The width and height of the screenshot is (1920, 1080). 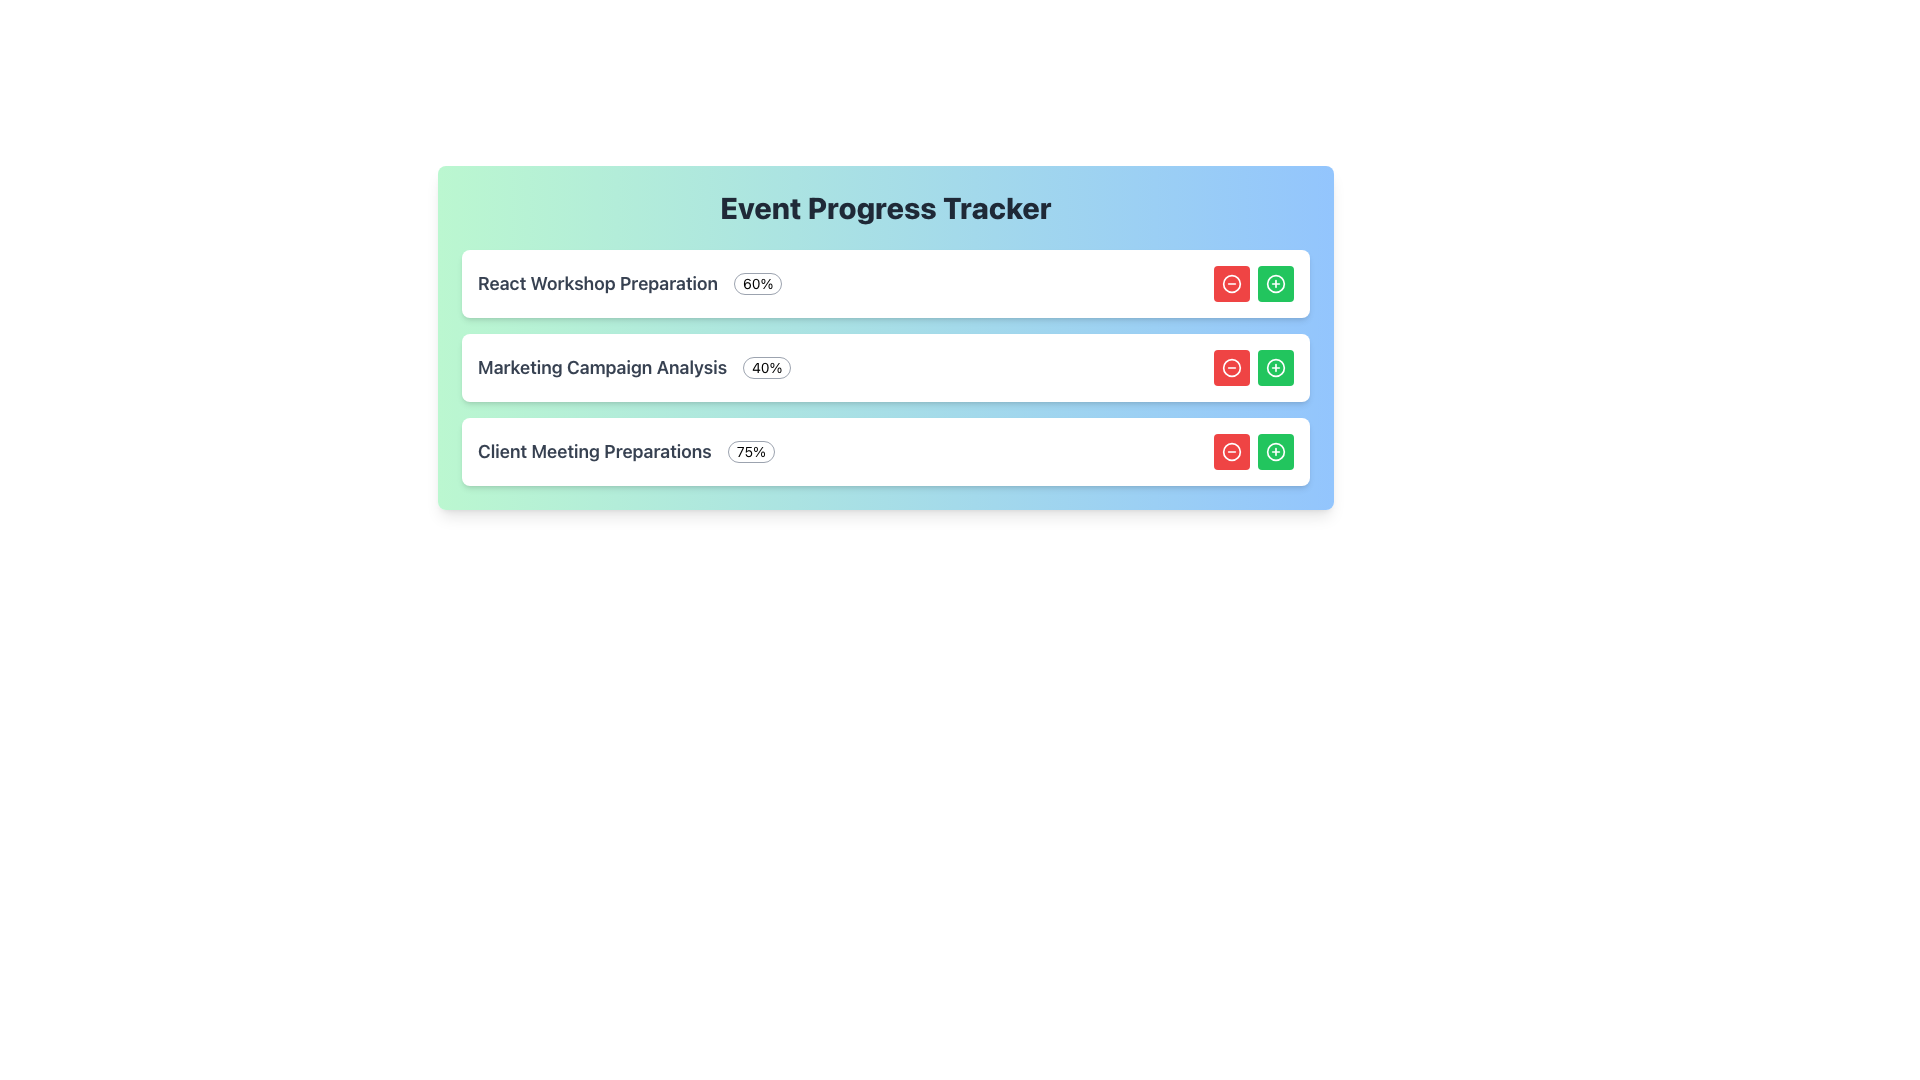 I want to click on the green button with a plus sign in the 'Event Progress Tracker' interface for 'Marketing Campaign Analysis', so click(x=1275, y=367).